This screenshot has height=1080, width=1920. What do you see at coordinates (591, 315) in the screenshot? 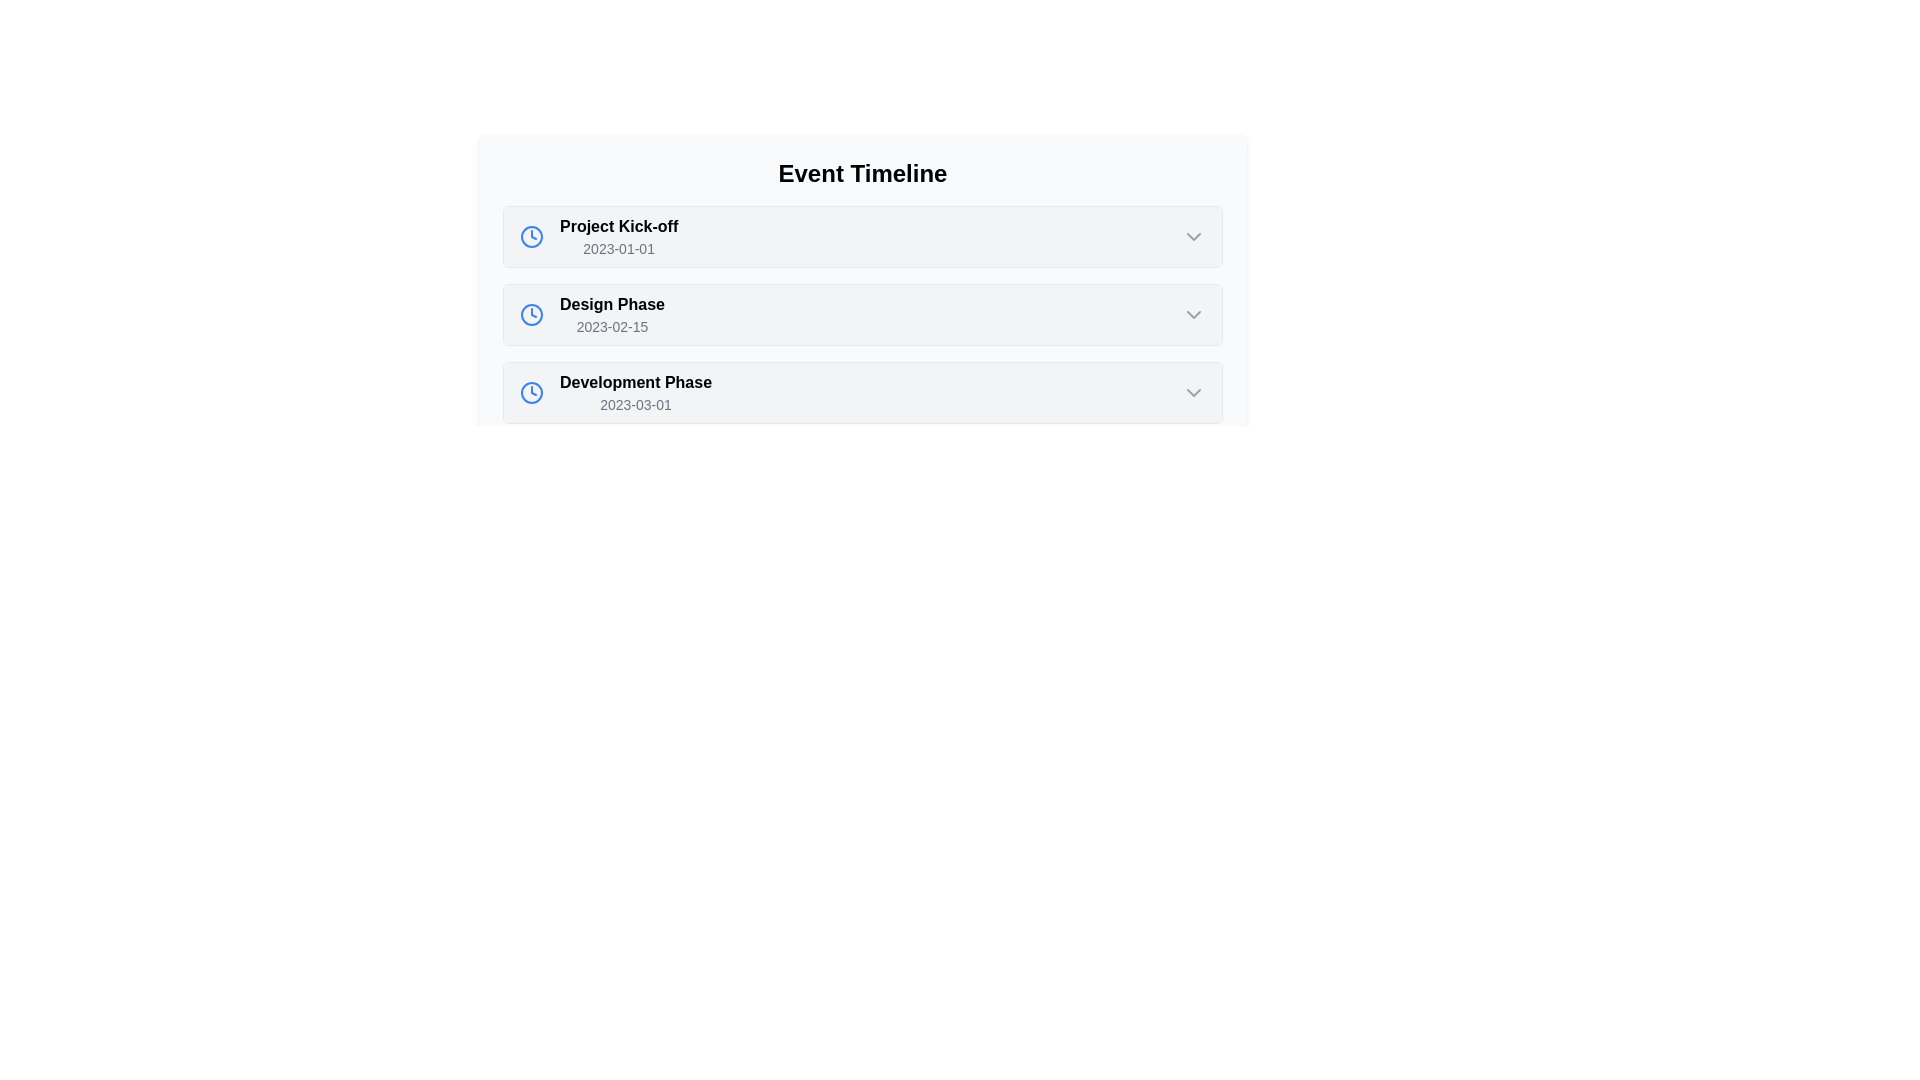
I see `the list item labeled 'Design Phase' with the date '2023-02-15'` at bounding box center [591, 315].